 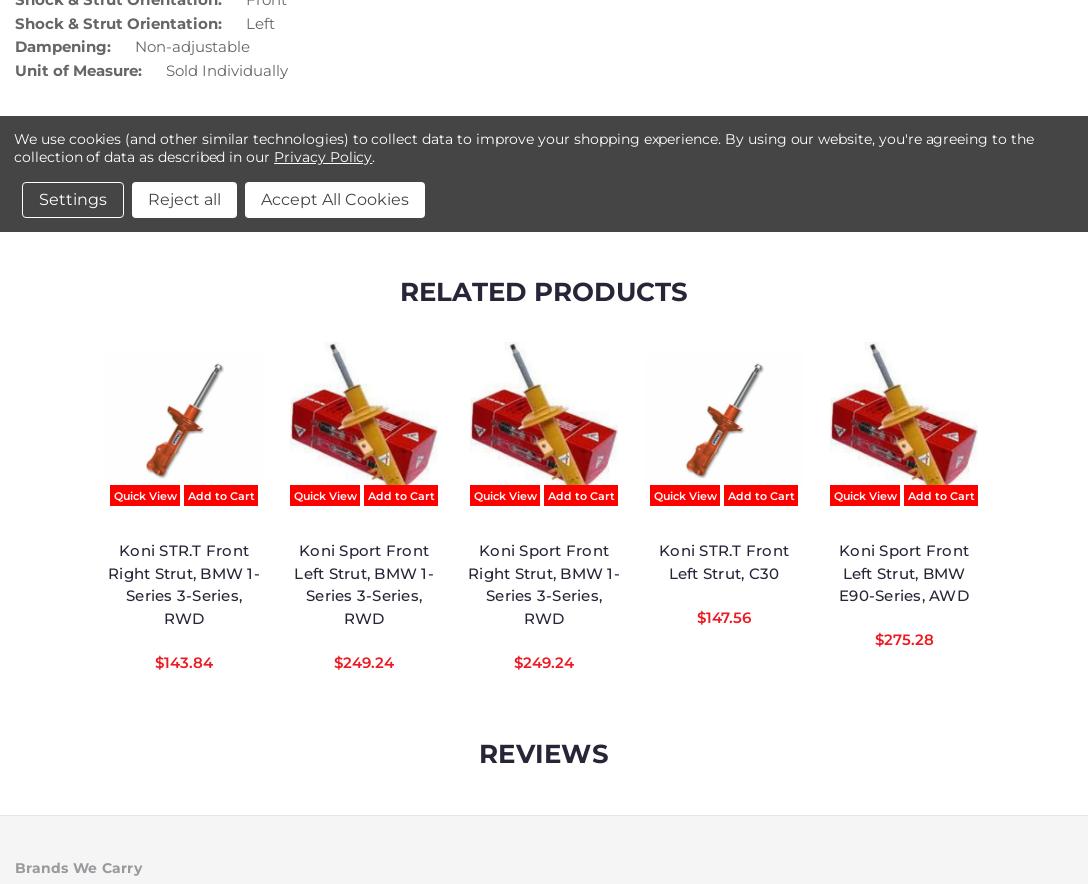 What do you see at coordinates (722, 616) in the screenshot?
I see `'$147.56'` at bounding box center [722, 616].